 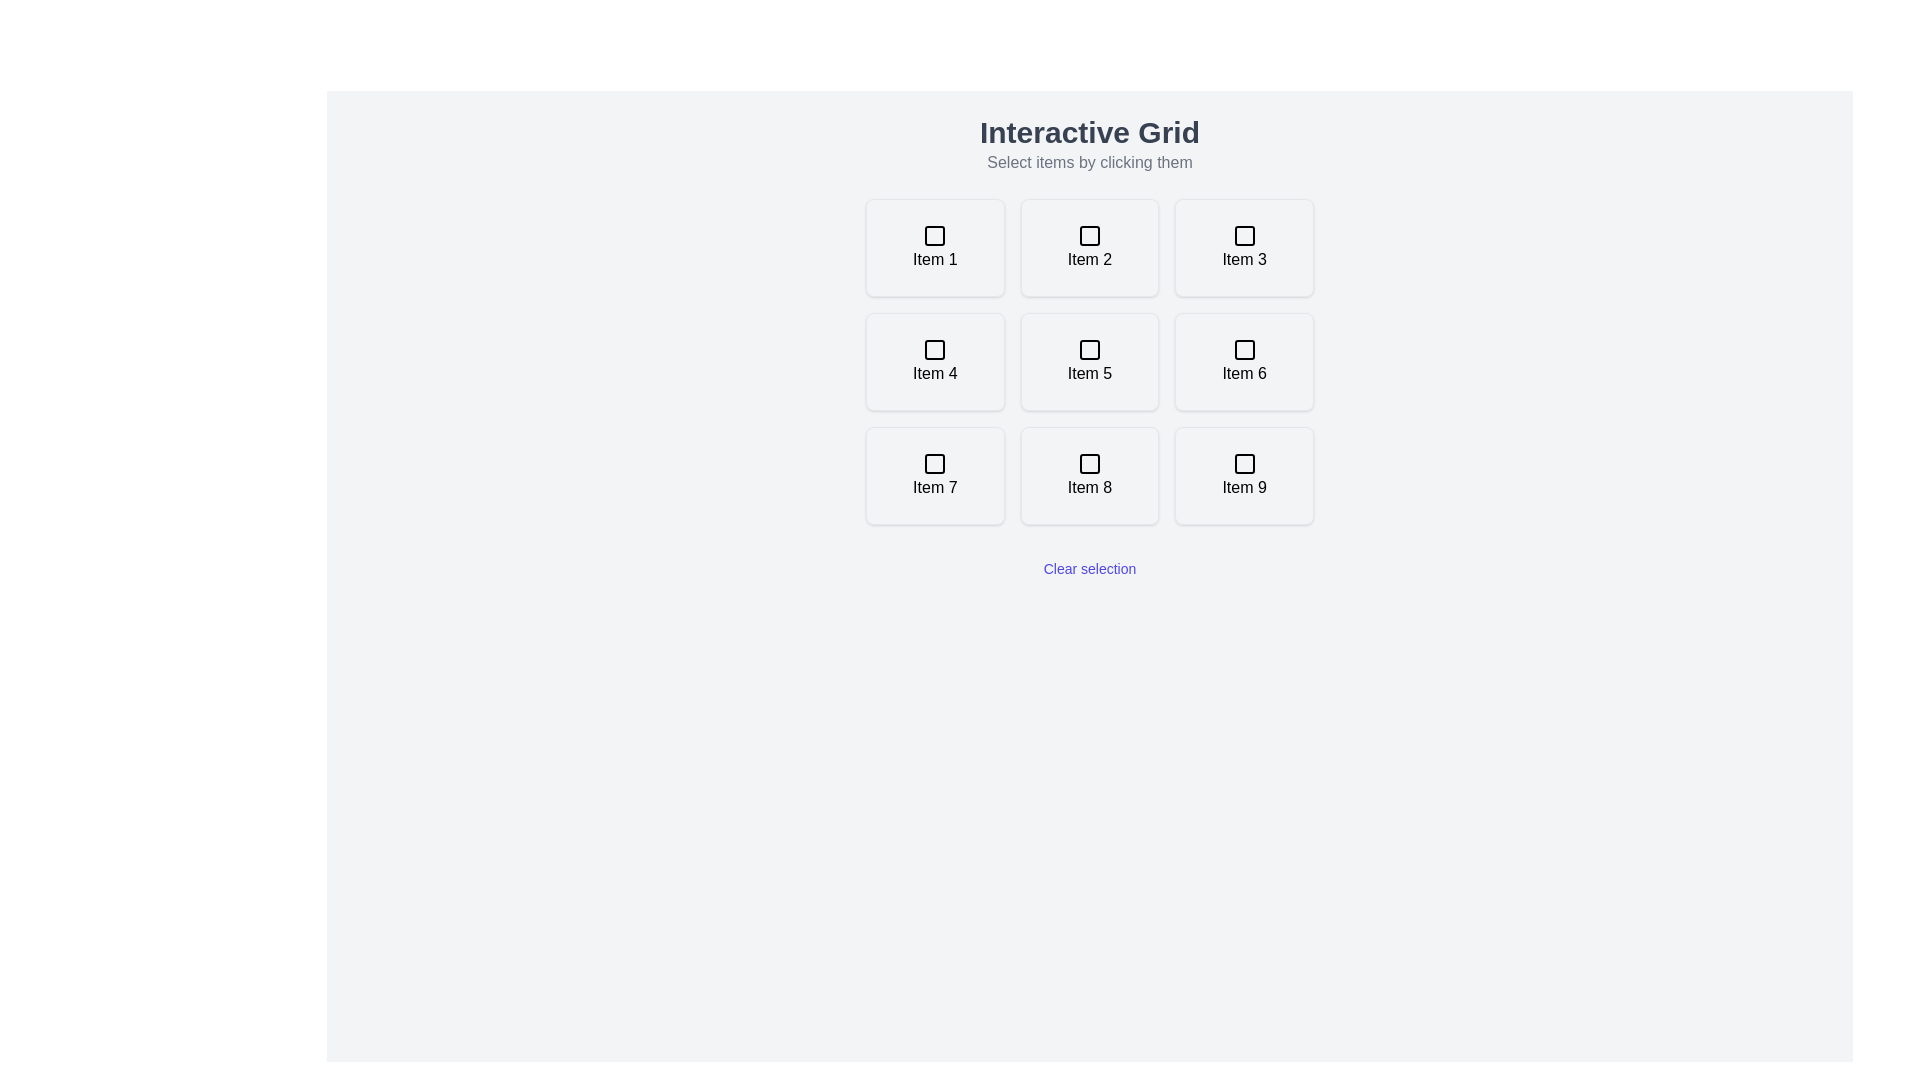 What do you see at coordinates (934, 463) in the screenshot?
I see `the selection state icon located in the grid's third row and first column, which visually indicates an active or selected item` at bounding box center [934, 463].